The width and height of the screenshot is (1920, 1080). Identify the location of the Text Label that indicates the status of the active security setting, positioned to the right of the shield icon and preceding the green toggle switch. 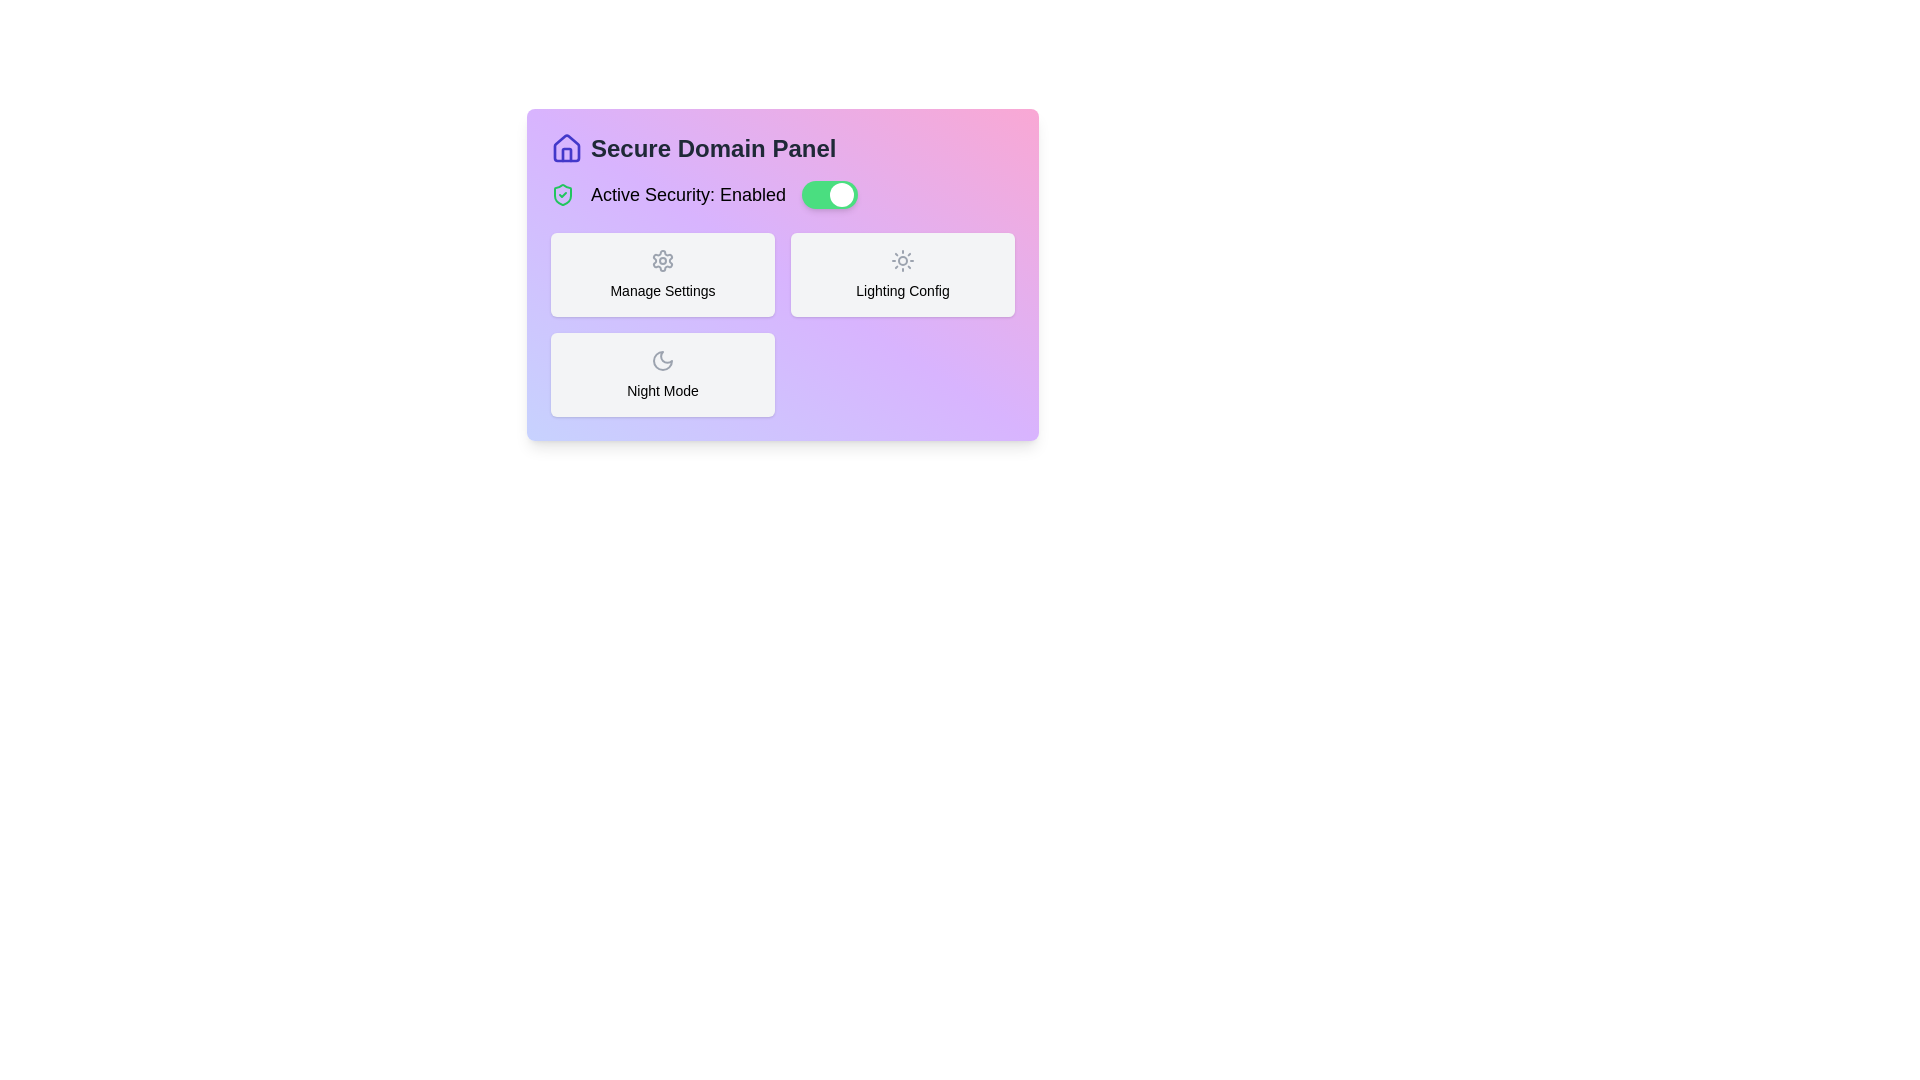
(688, 195).